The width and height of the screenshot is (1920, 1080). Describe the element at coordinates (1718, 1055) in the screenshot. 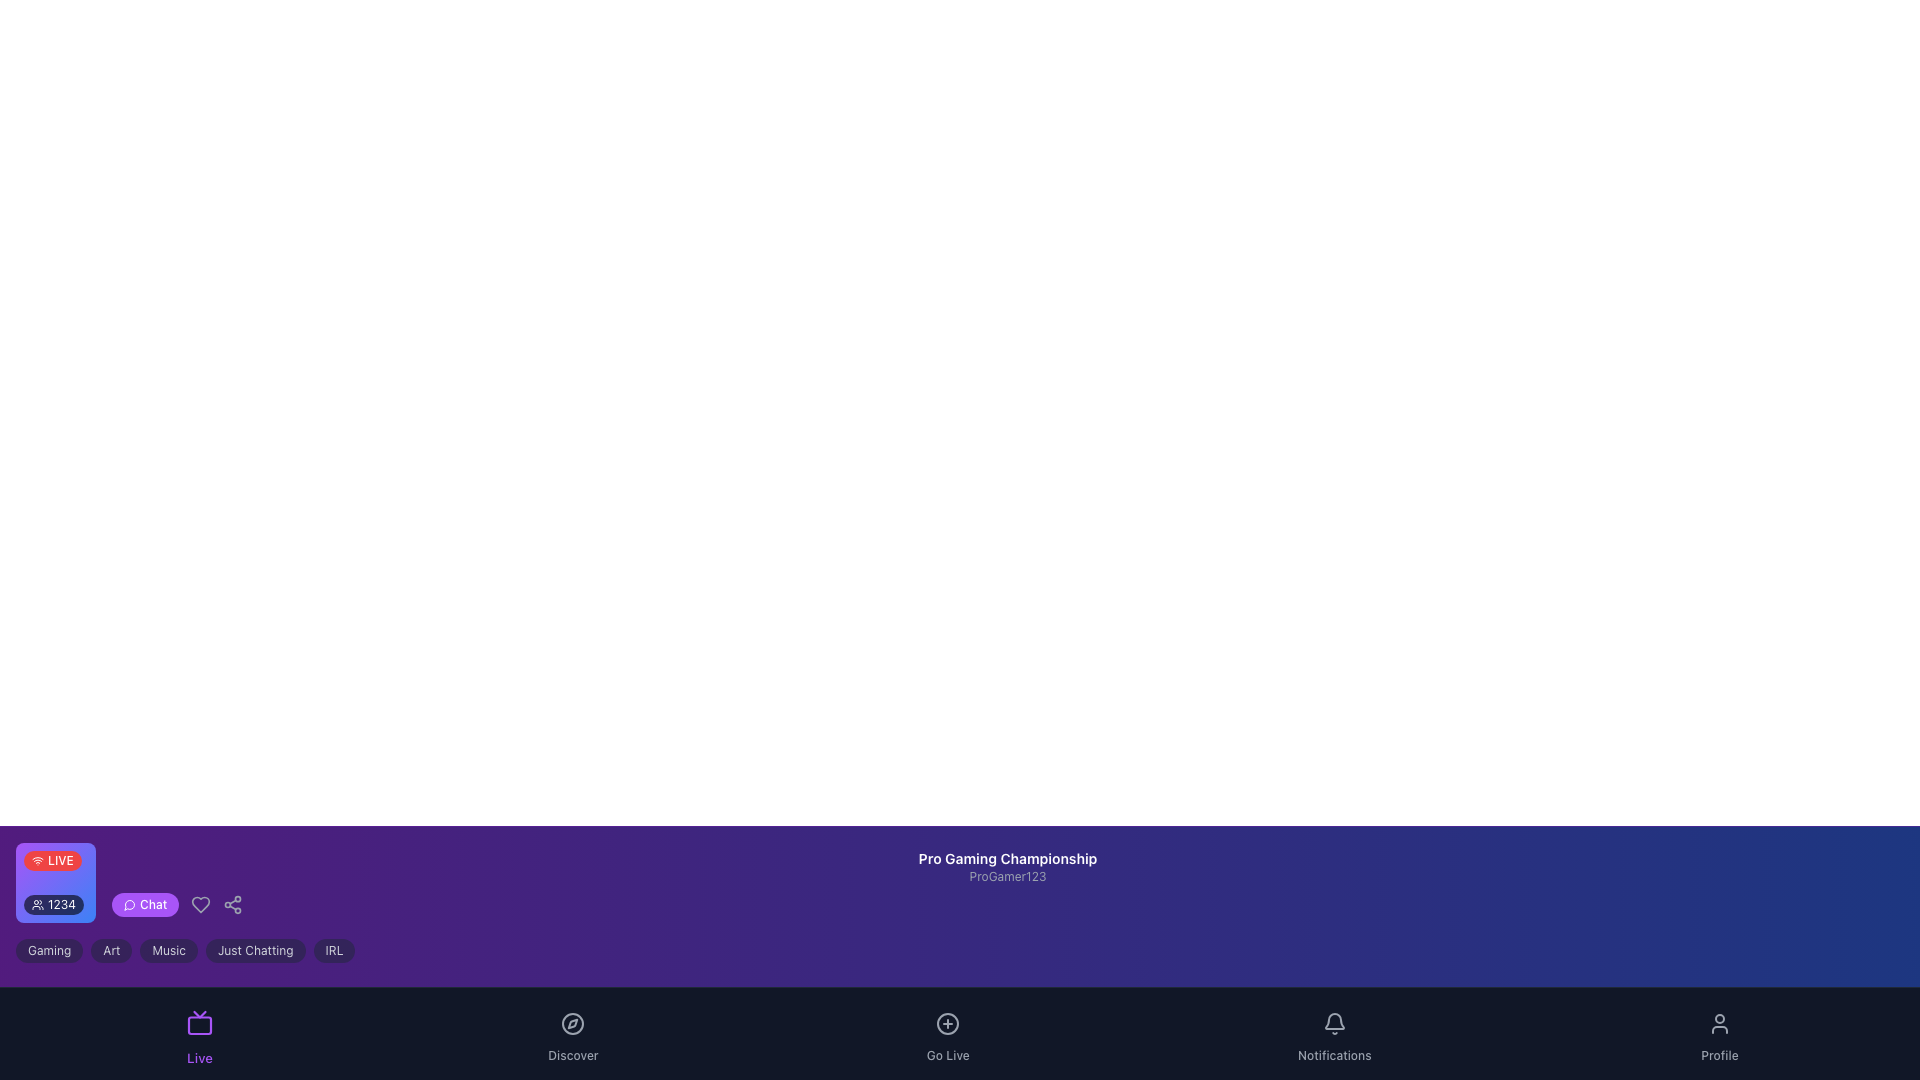

I see `the static text label 'Profile' displayed in gray color, located below the user-profile icon in the lower navigation bar` at that location.